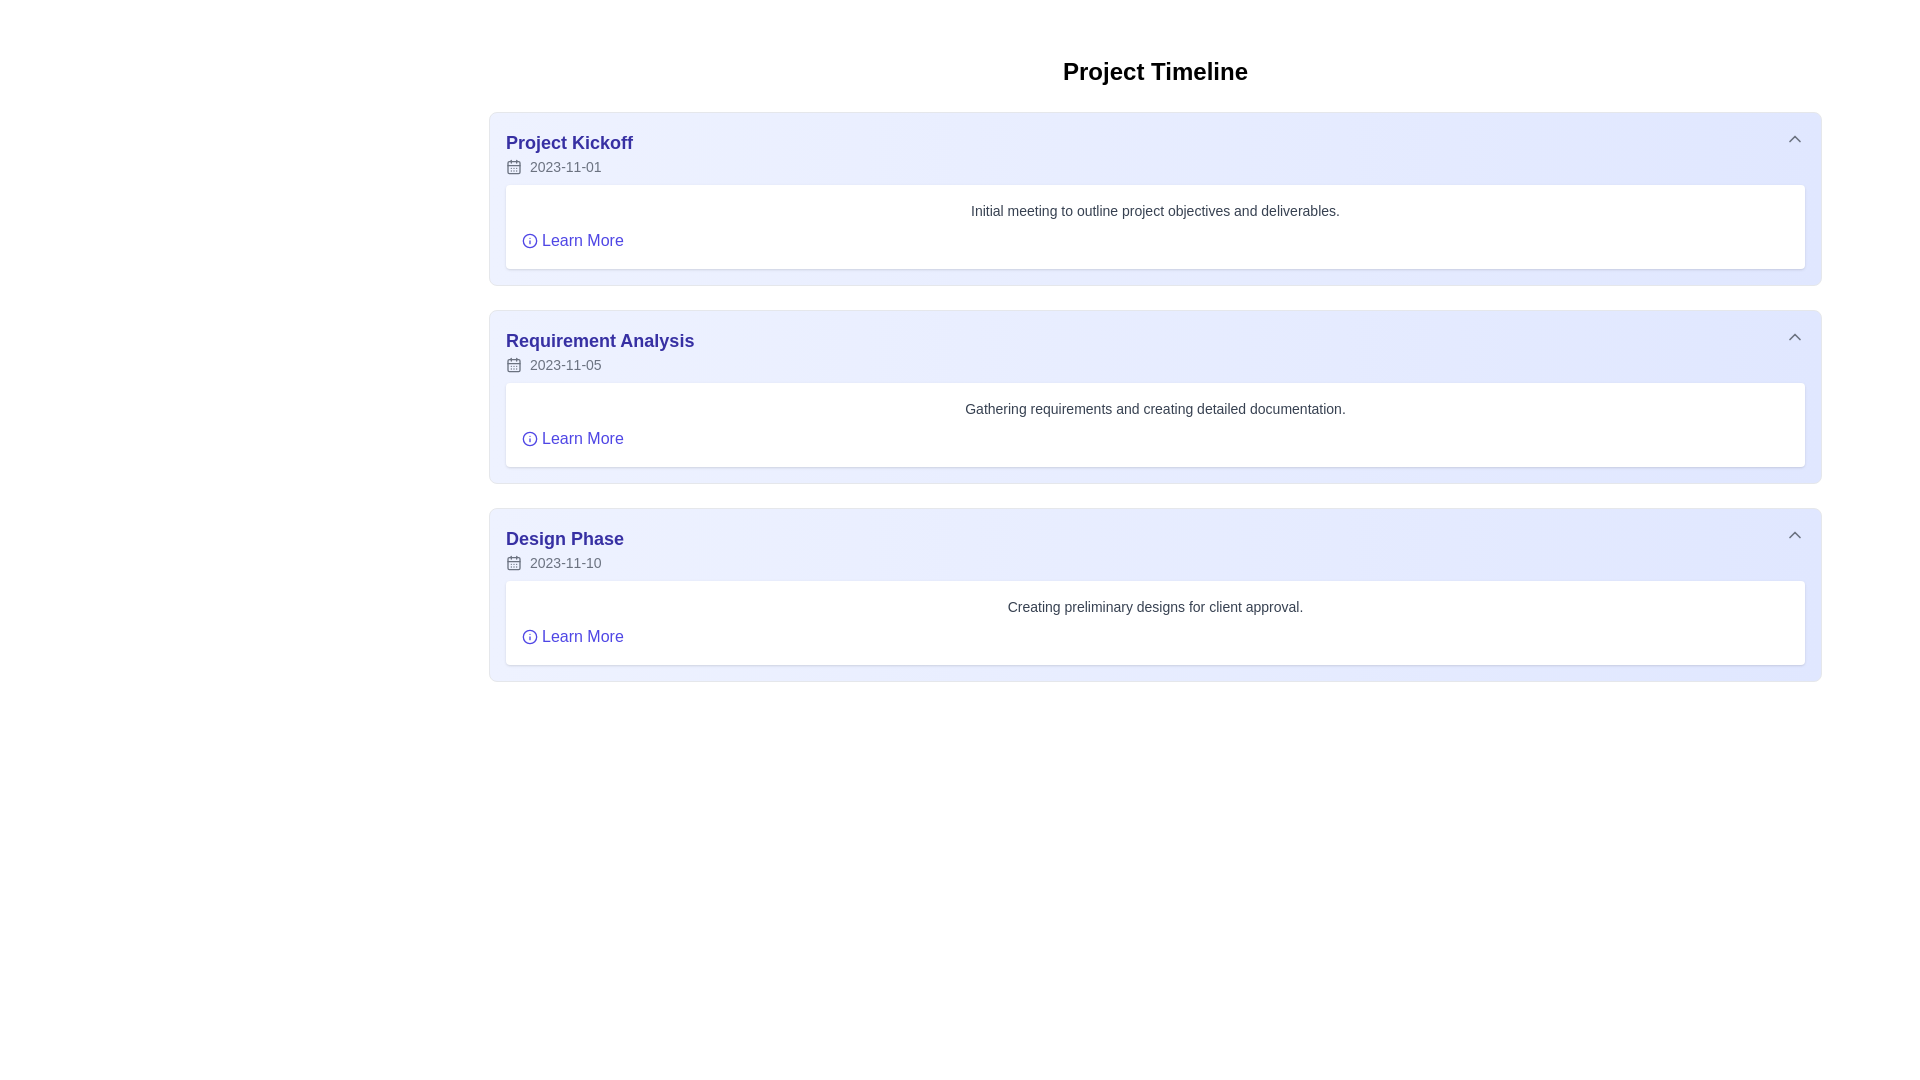  What do you see at coordinates (529, 239) in the screenshot?
I see `the circular icon element that is part of the informational button or indicator located near the top-left corner of the second row, preceding the 'Learn More' link for the 'Requirement Analysis' section` at bounding box center [529, 239].